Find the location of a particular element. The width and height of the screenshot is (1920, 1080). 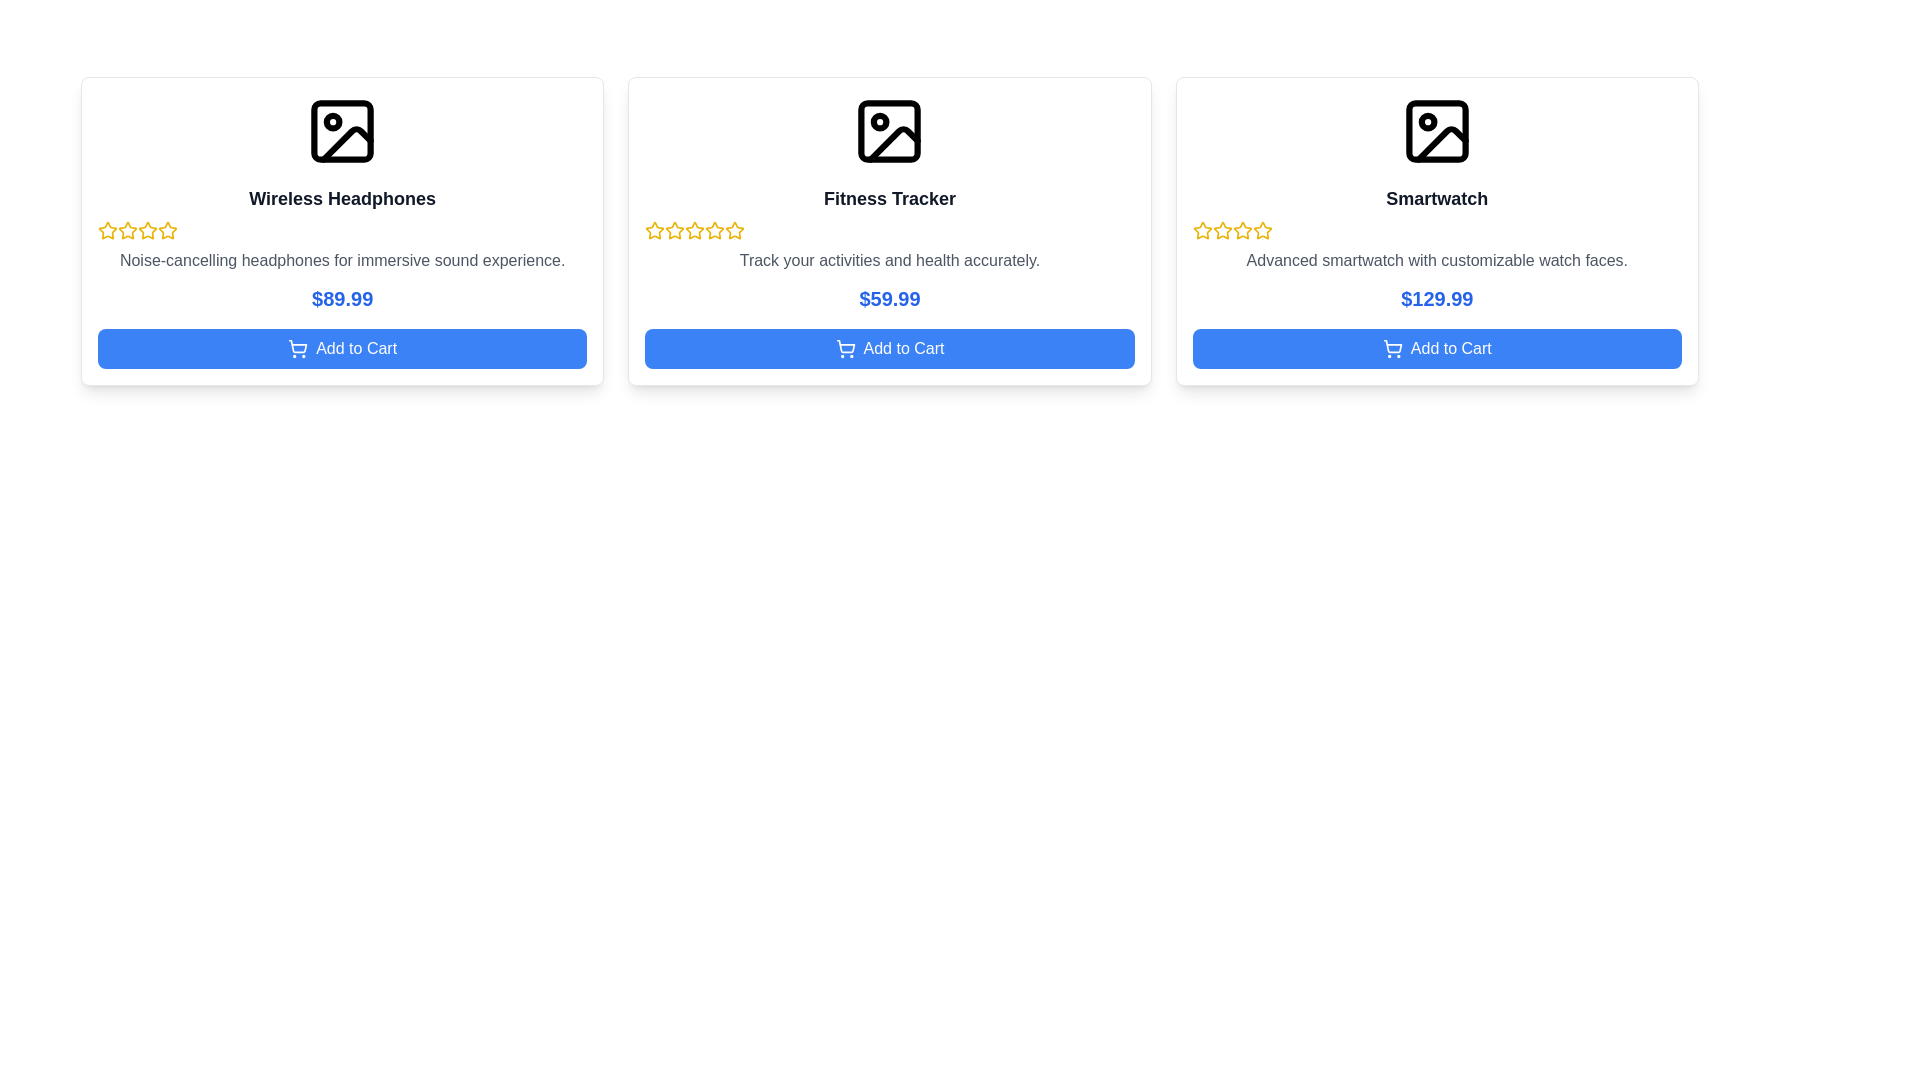

the yellow star element representing the rating for the 'Smartwatch' item is located at coordinates (1221, 229).